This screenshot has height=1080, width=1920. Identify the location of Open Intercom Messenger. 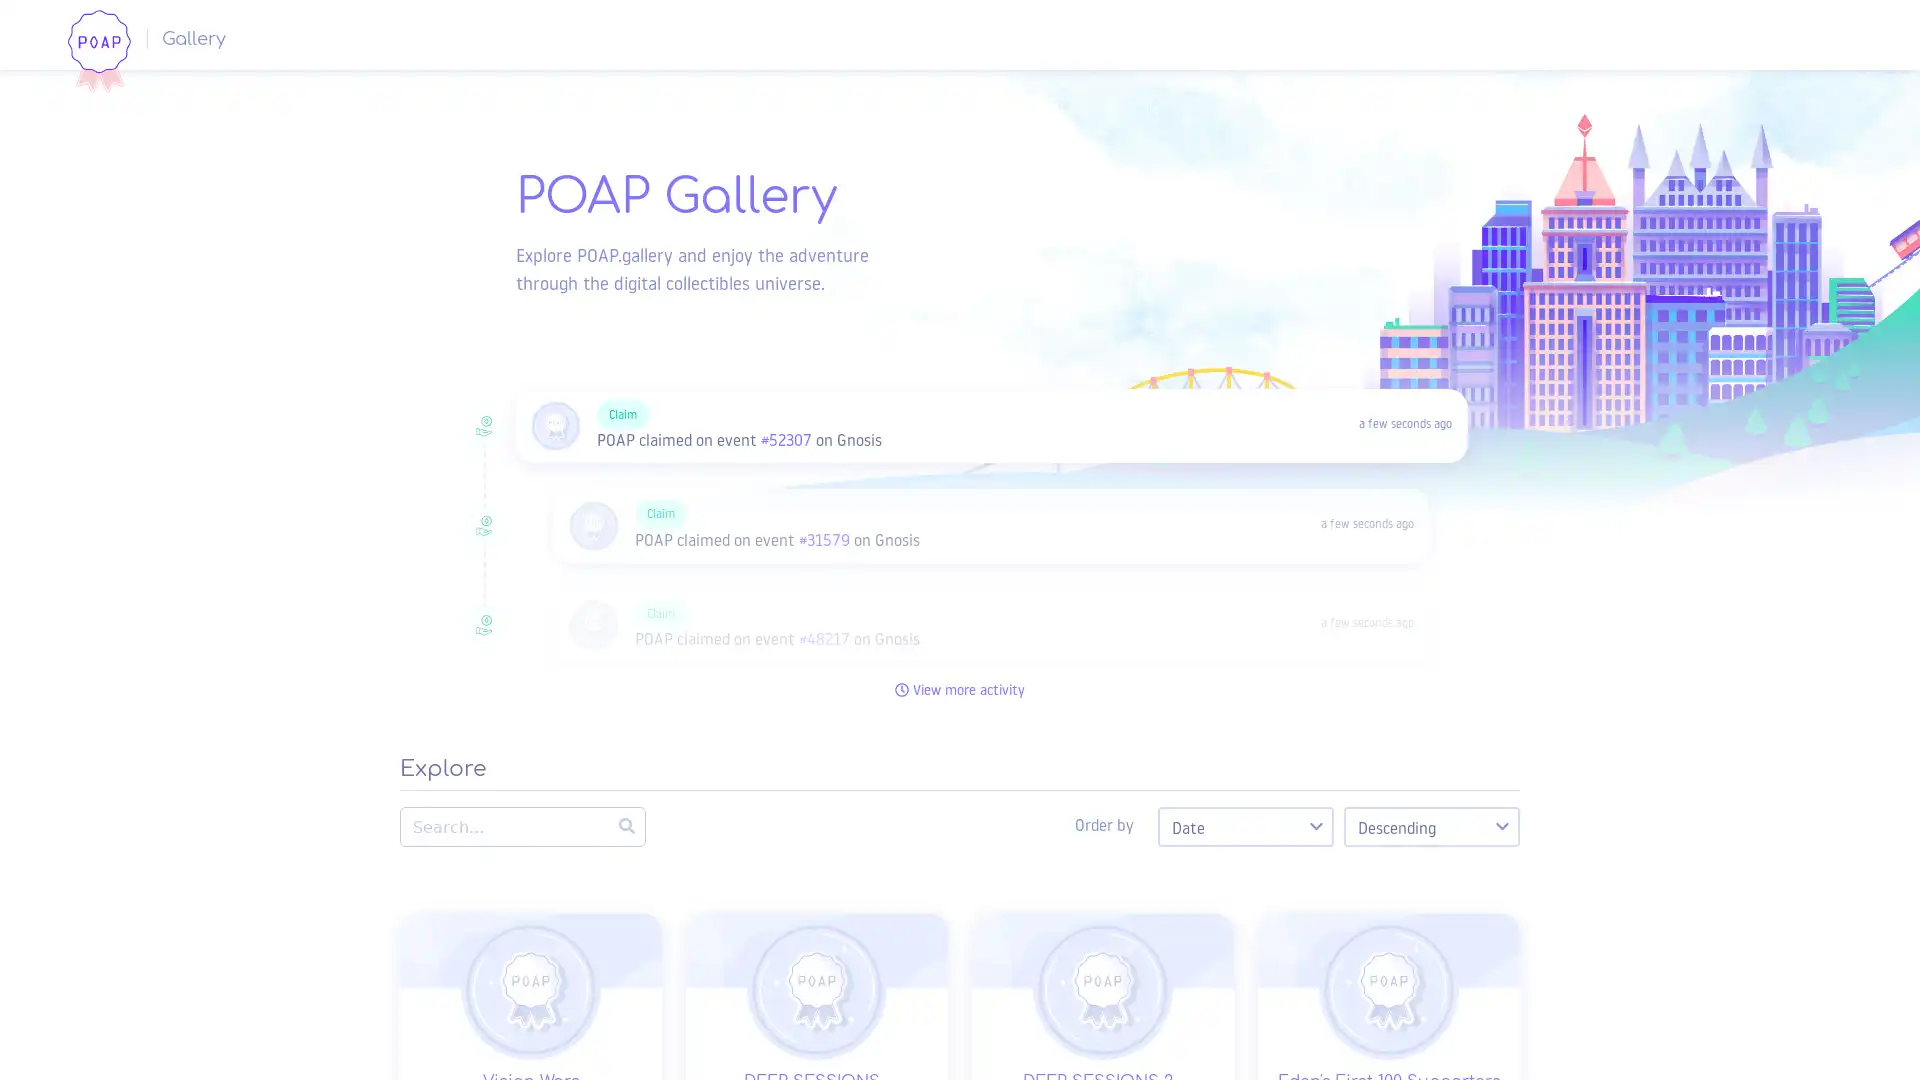
(1869, 1029).